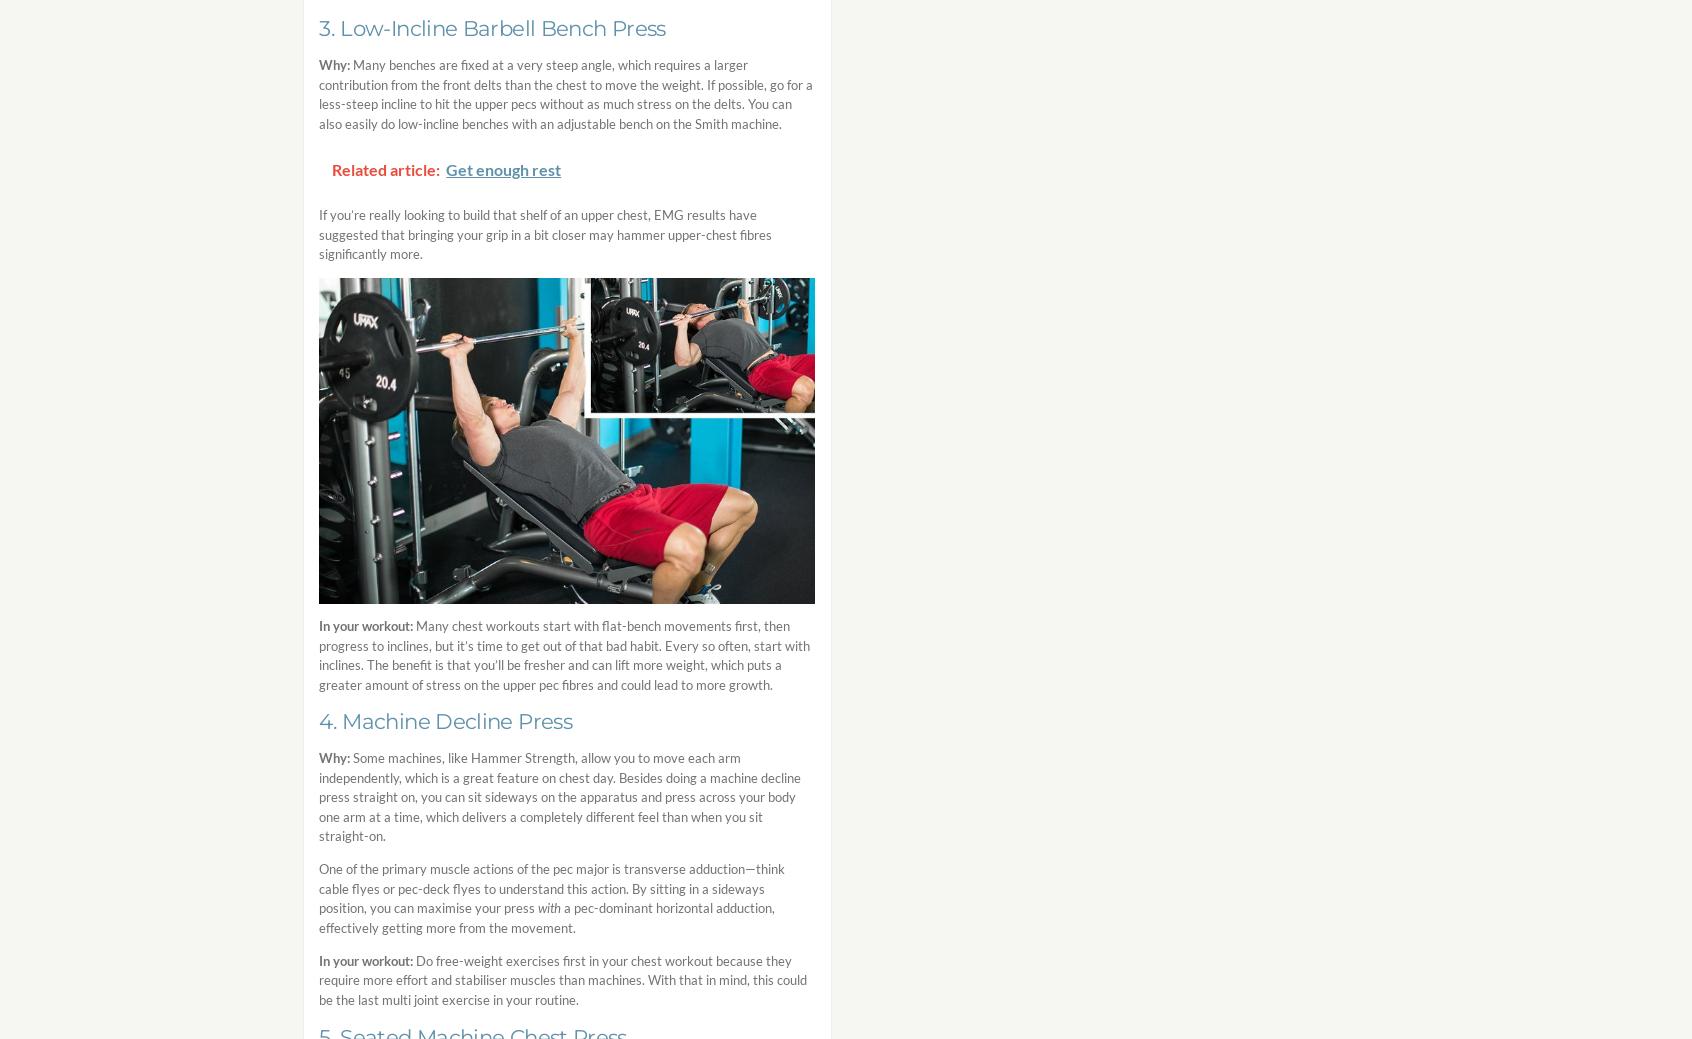 The height and width of the screenshot is (1039, 1692). What do you see at coordinates (443, 719) in the screenshot?
I see `'4. Machine Decline Press'` at bounding box center [443, 719].